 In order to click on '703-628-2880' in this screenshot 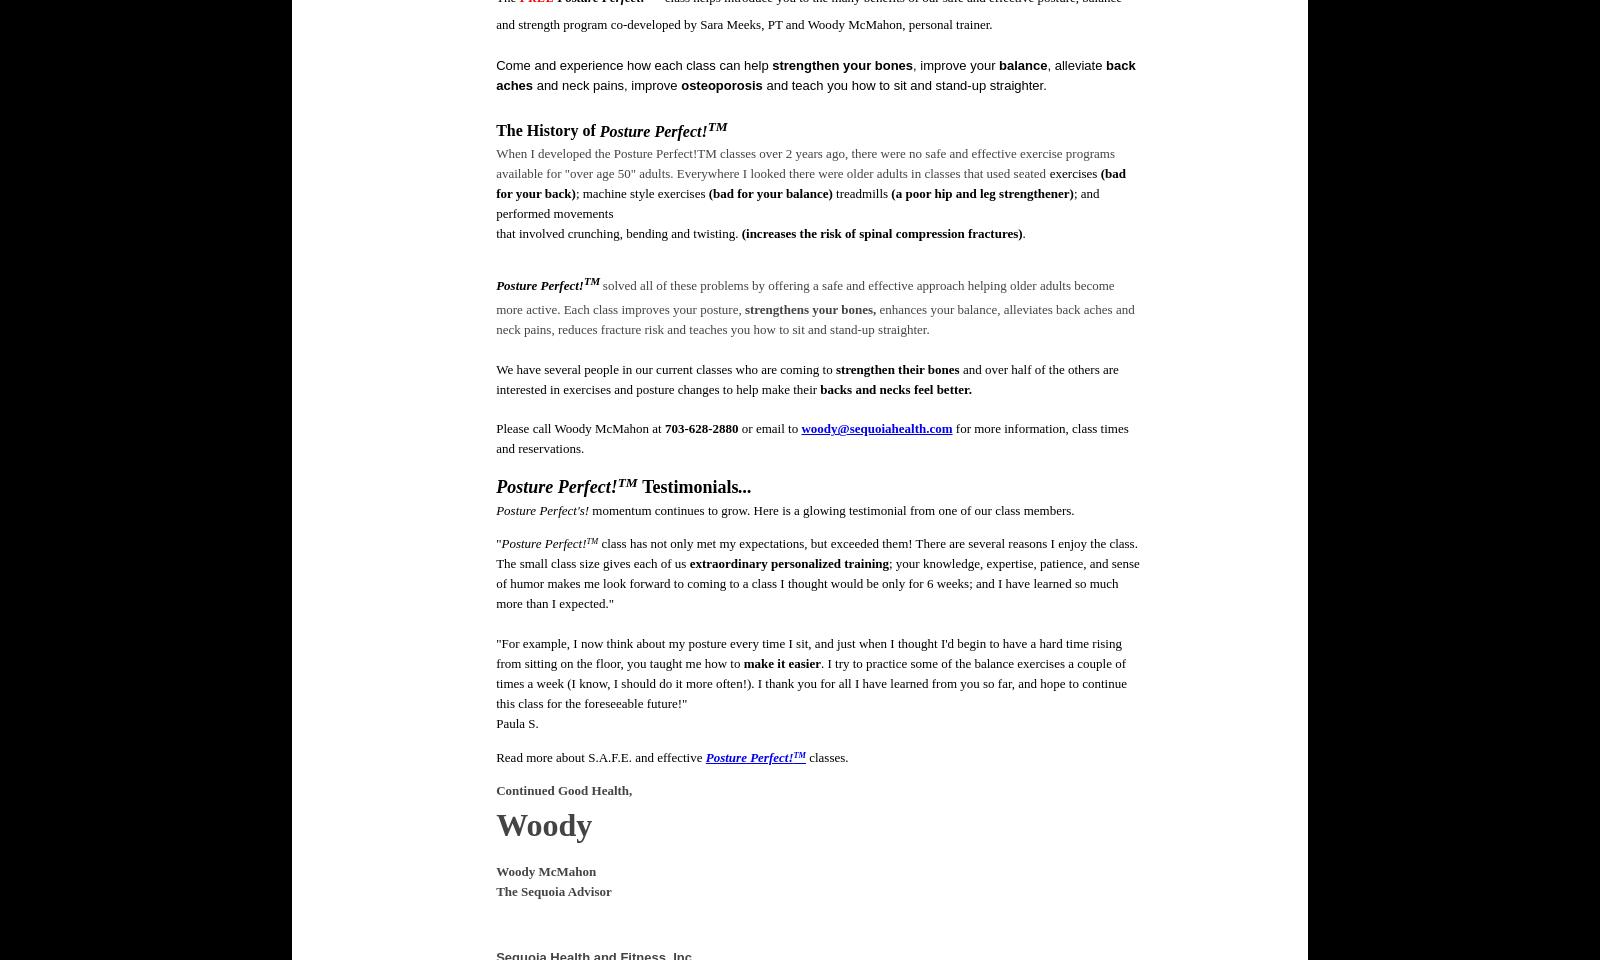, I will do `click(700, 428)`.